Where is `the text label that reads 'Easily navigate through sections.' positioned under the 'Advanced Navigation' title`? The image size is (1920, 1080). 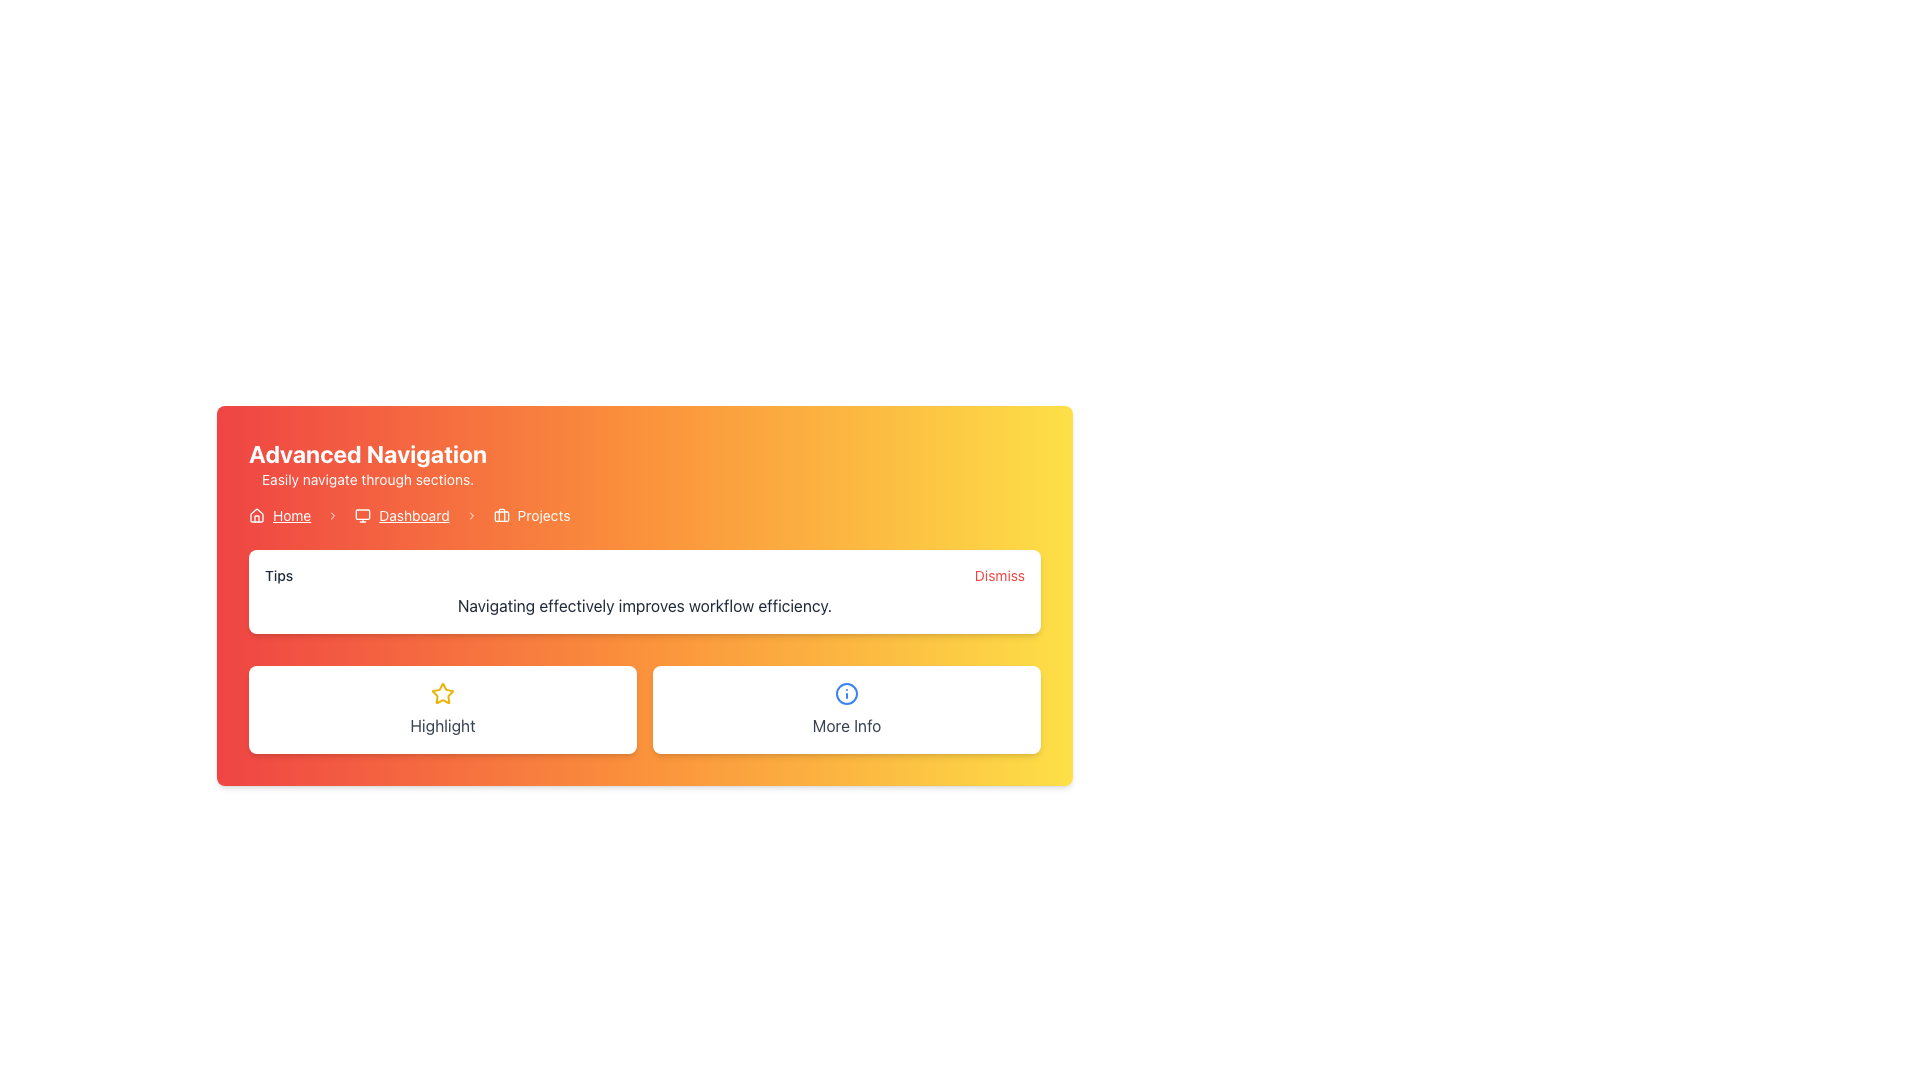
the text label that reads 'Easily navigate through sections.' positioned under the 'Advanced Navigation' title is located at coordinates (368, 479).